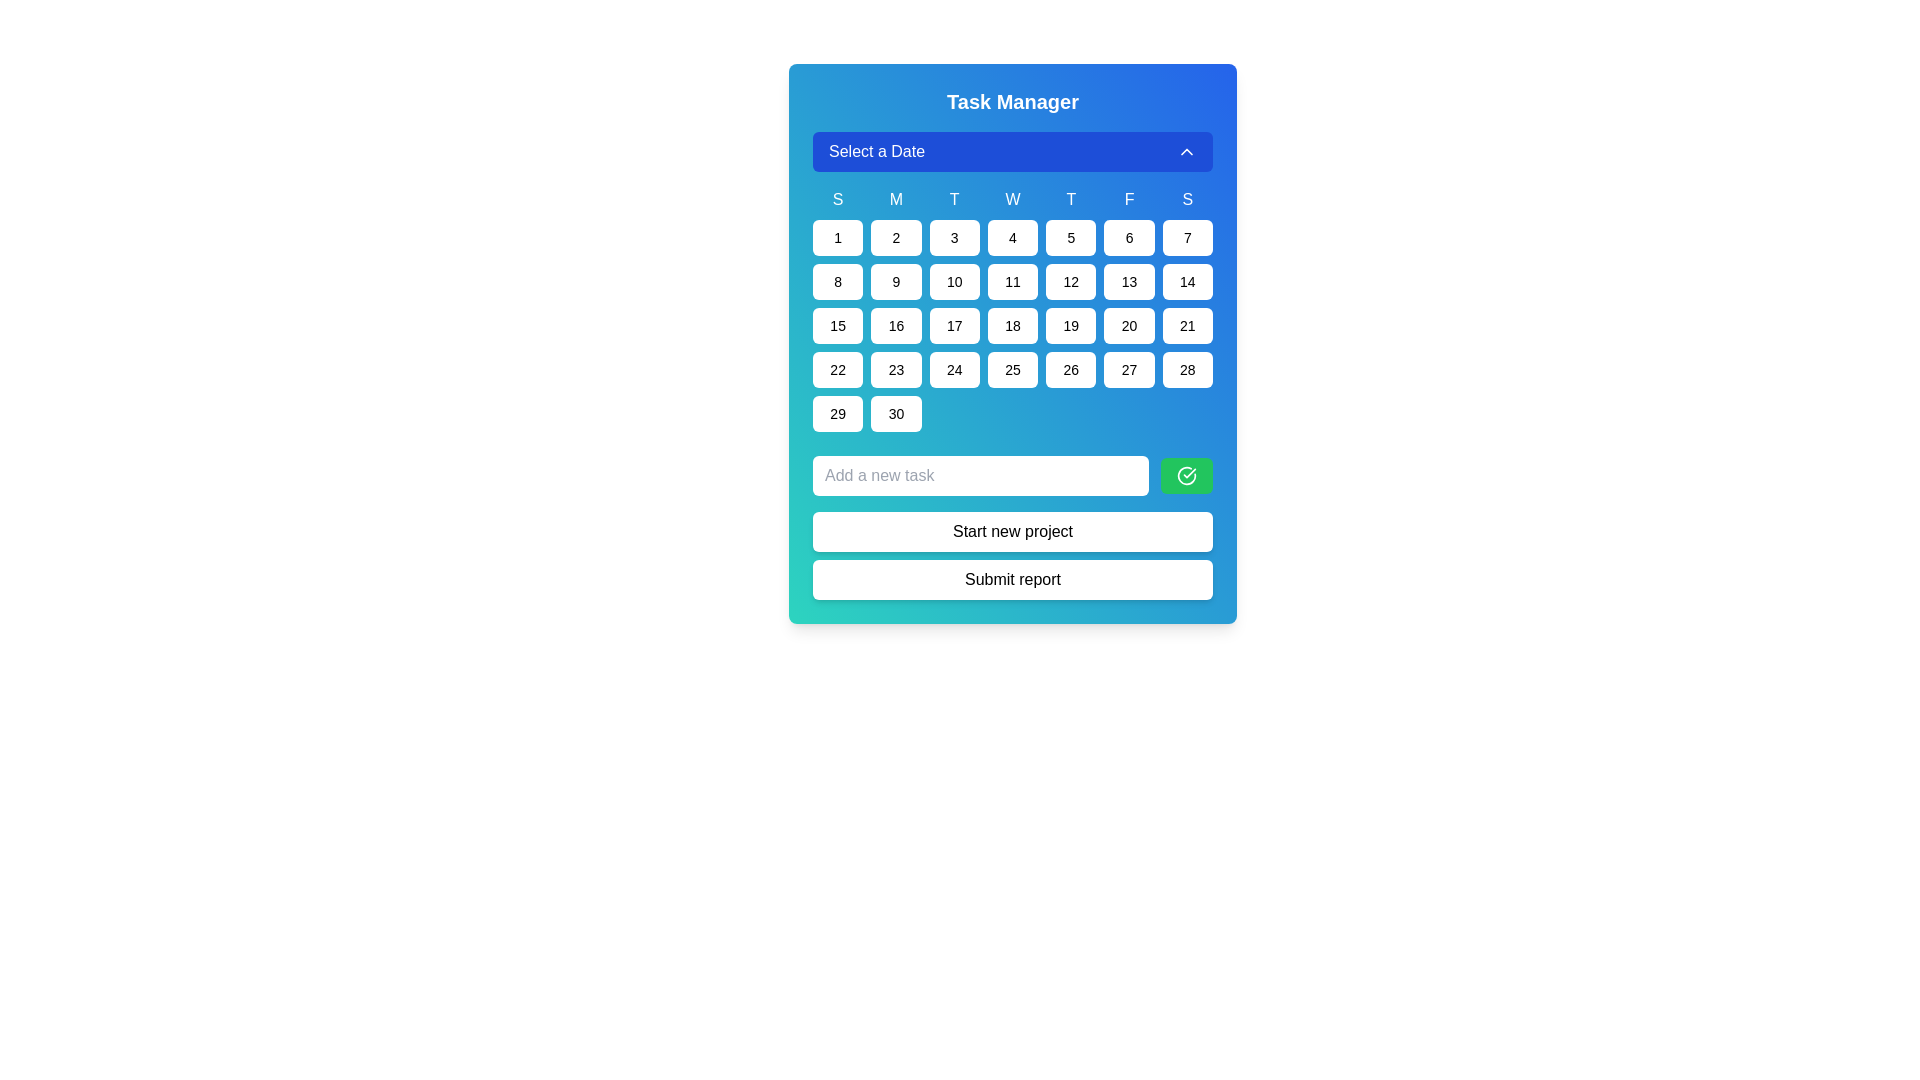 This screenshot has height=1080, width=1920. I want to click on the Dropdown toggle button with blue background and 'Select a Date' text for keyboard navigation, so click(1012, 150).